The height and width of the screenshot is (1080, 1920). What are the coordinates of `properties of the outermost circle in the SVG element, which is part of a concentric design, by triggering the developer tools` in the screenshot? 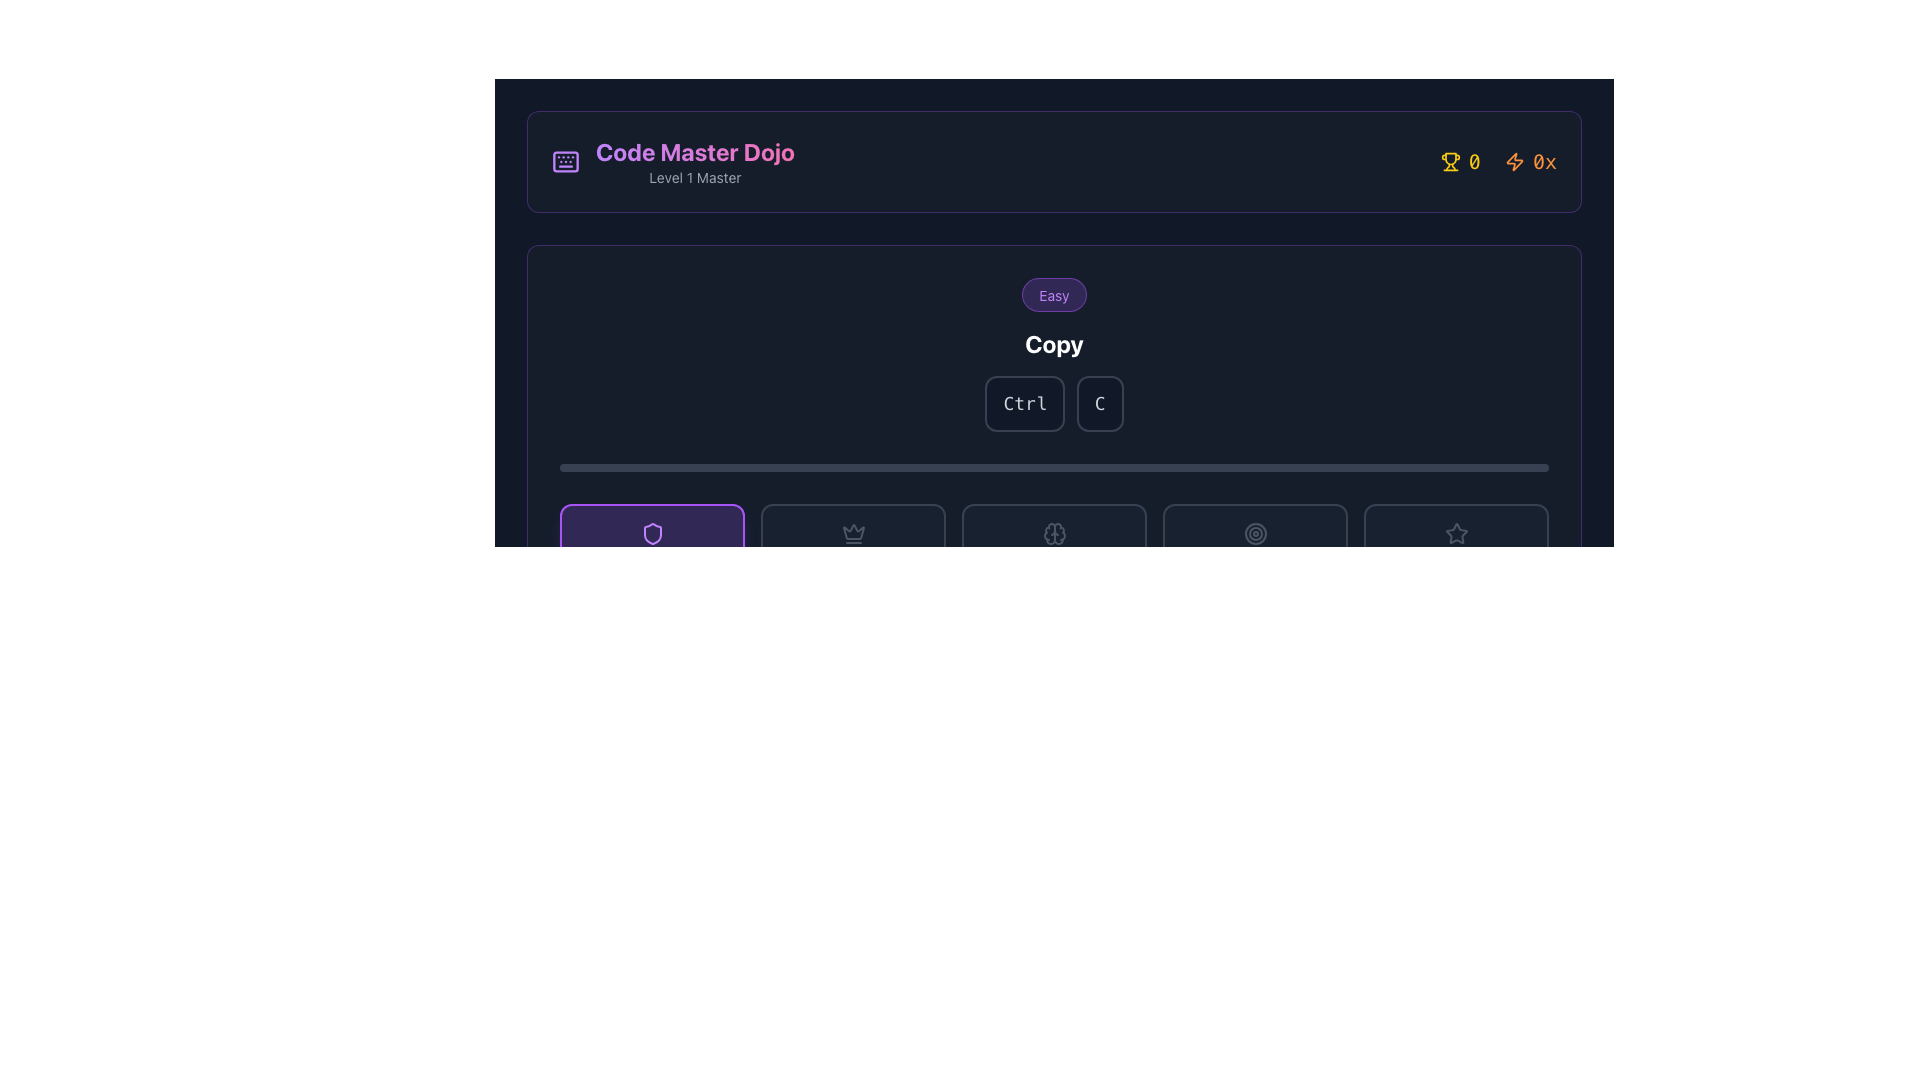 It's located at (1254, 532).